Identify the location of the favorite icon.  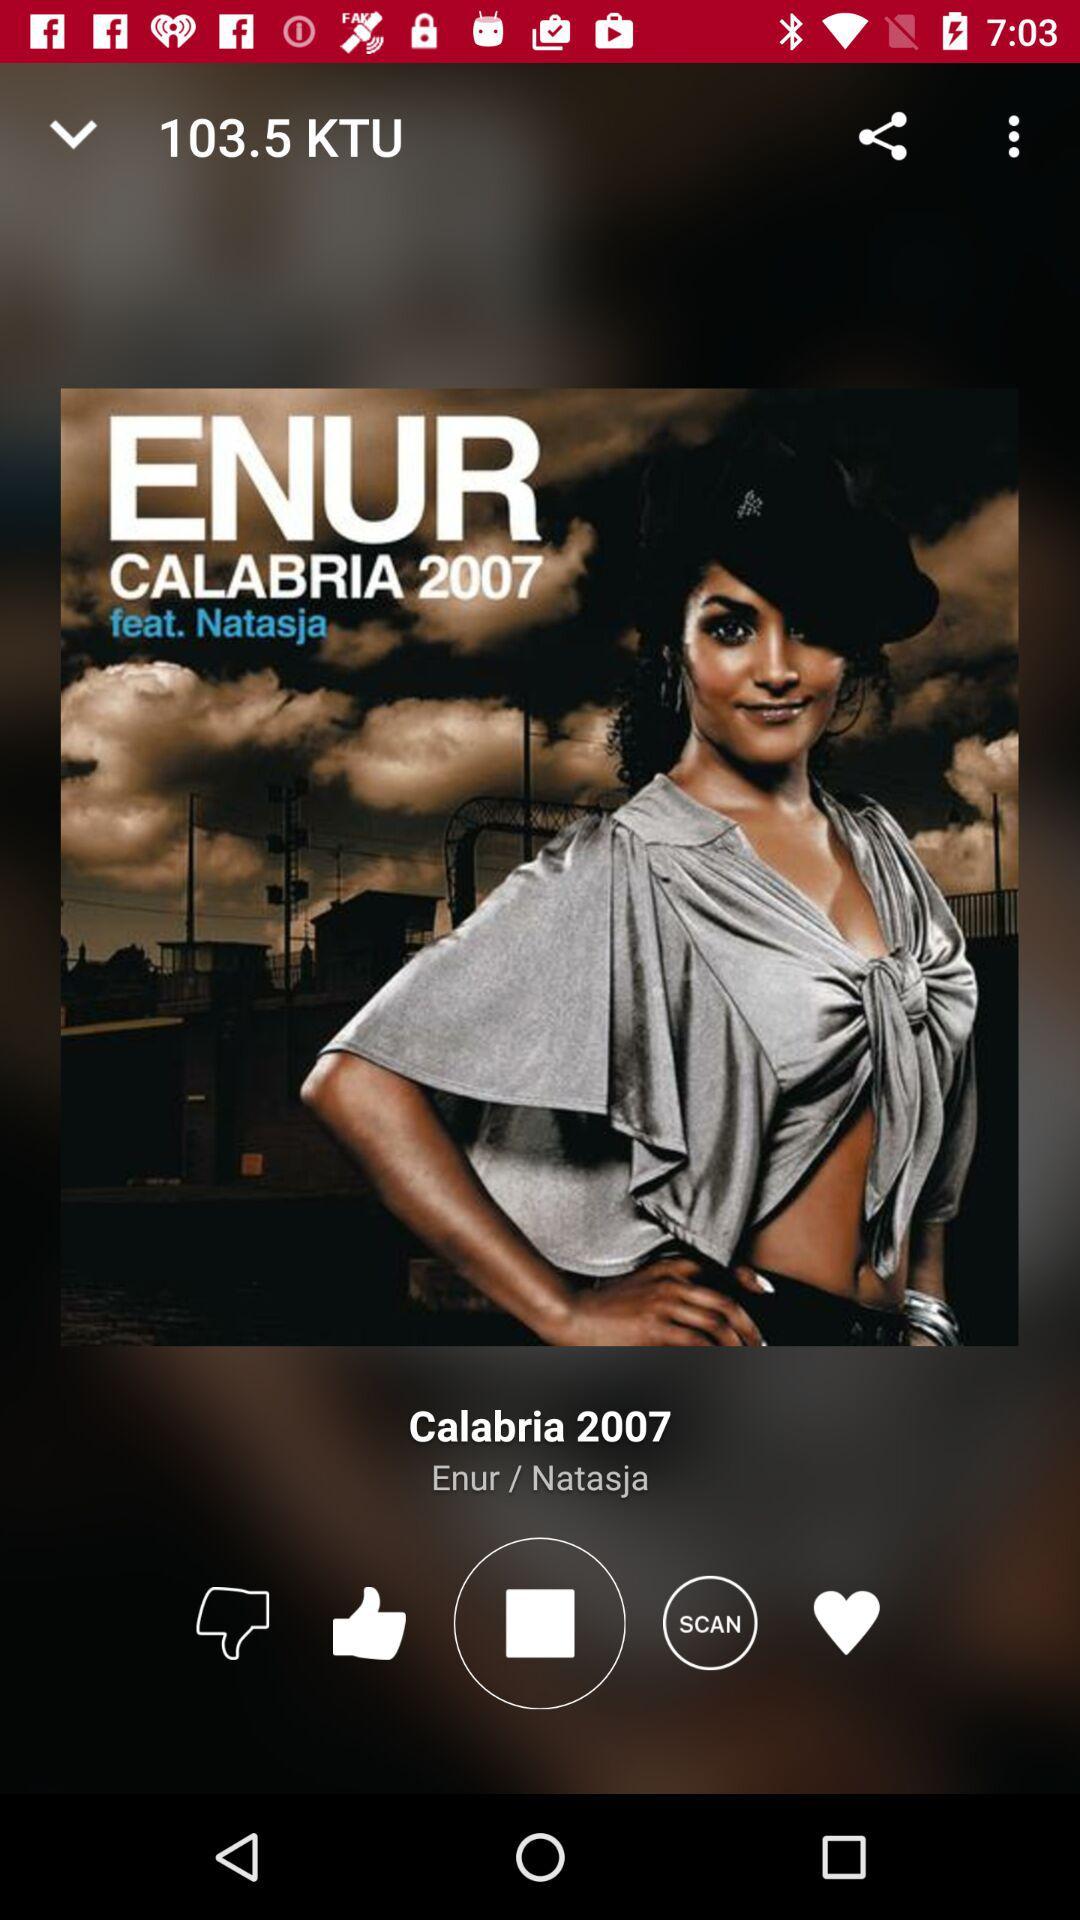
(846, 1622).